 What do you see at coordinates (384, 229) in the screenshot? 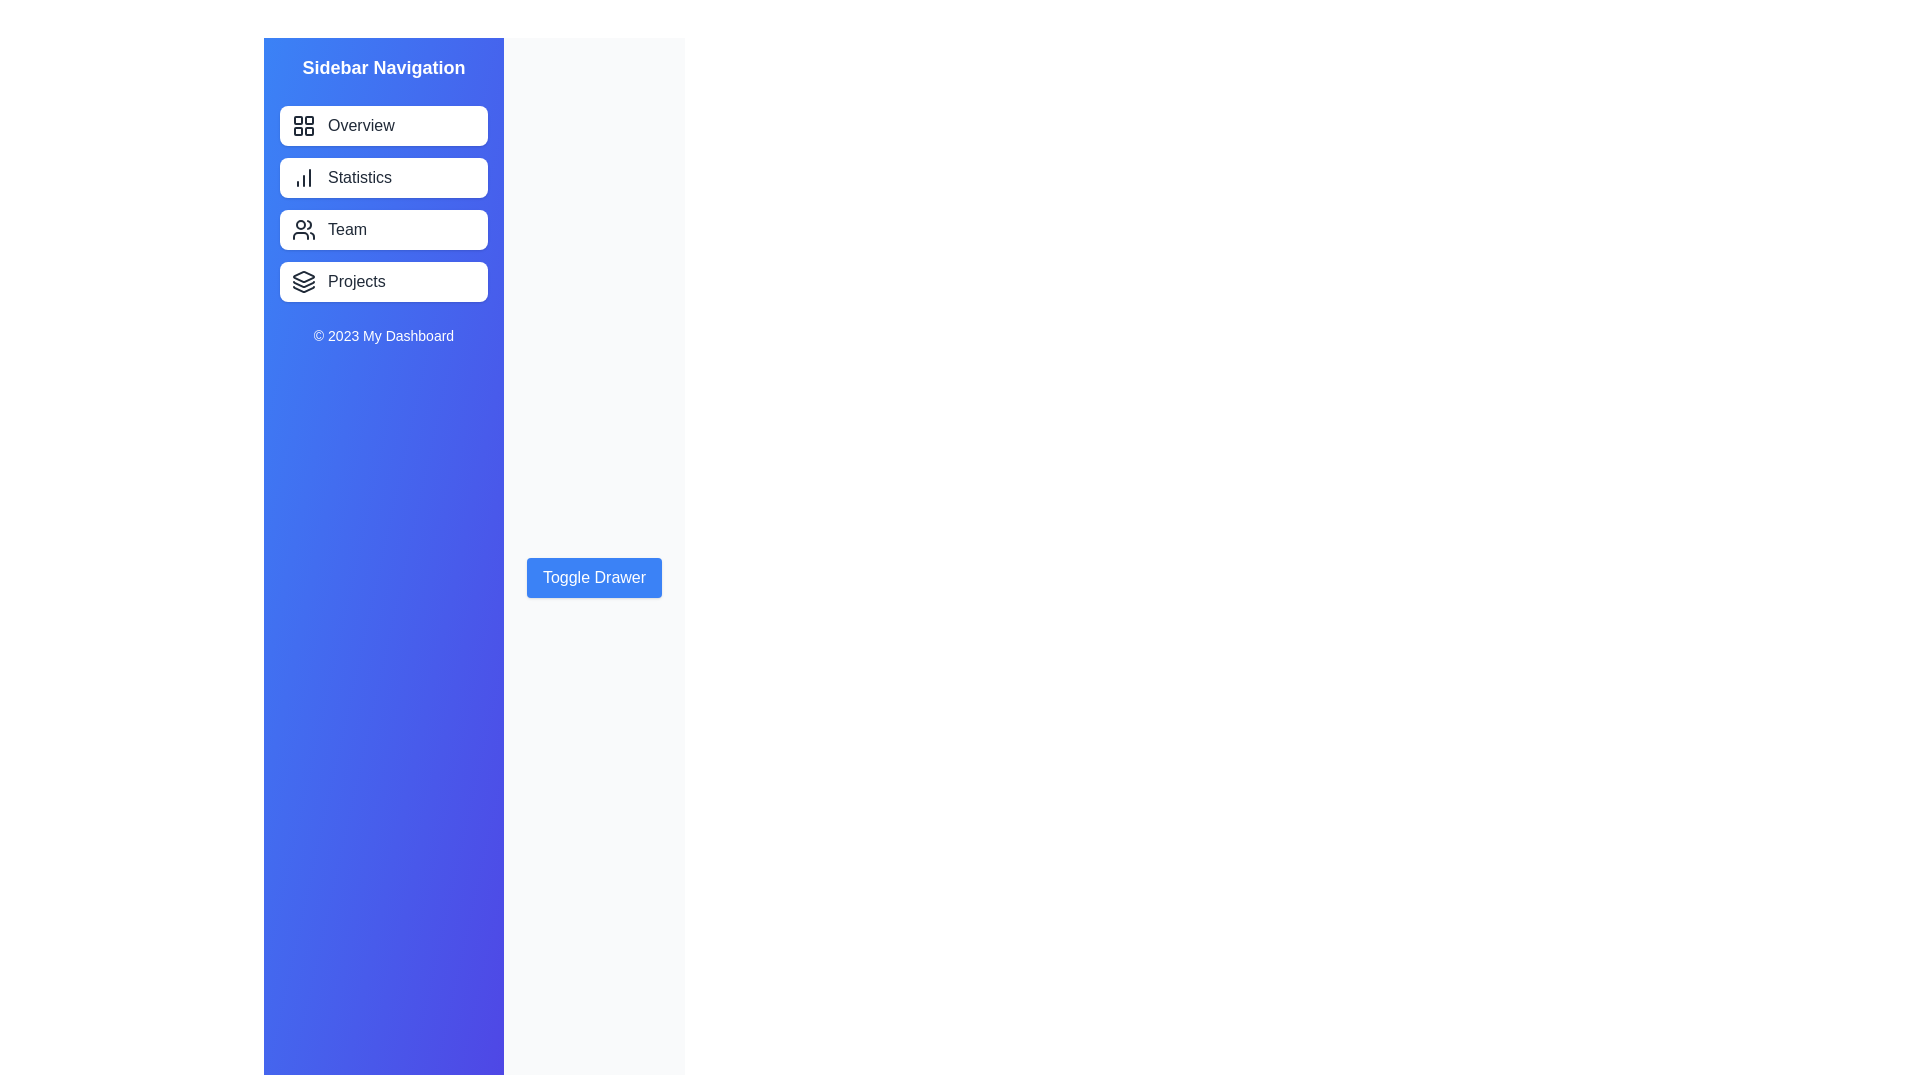
I see `the sidebar menu item Team` at bounding box center [384, 229].